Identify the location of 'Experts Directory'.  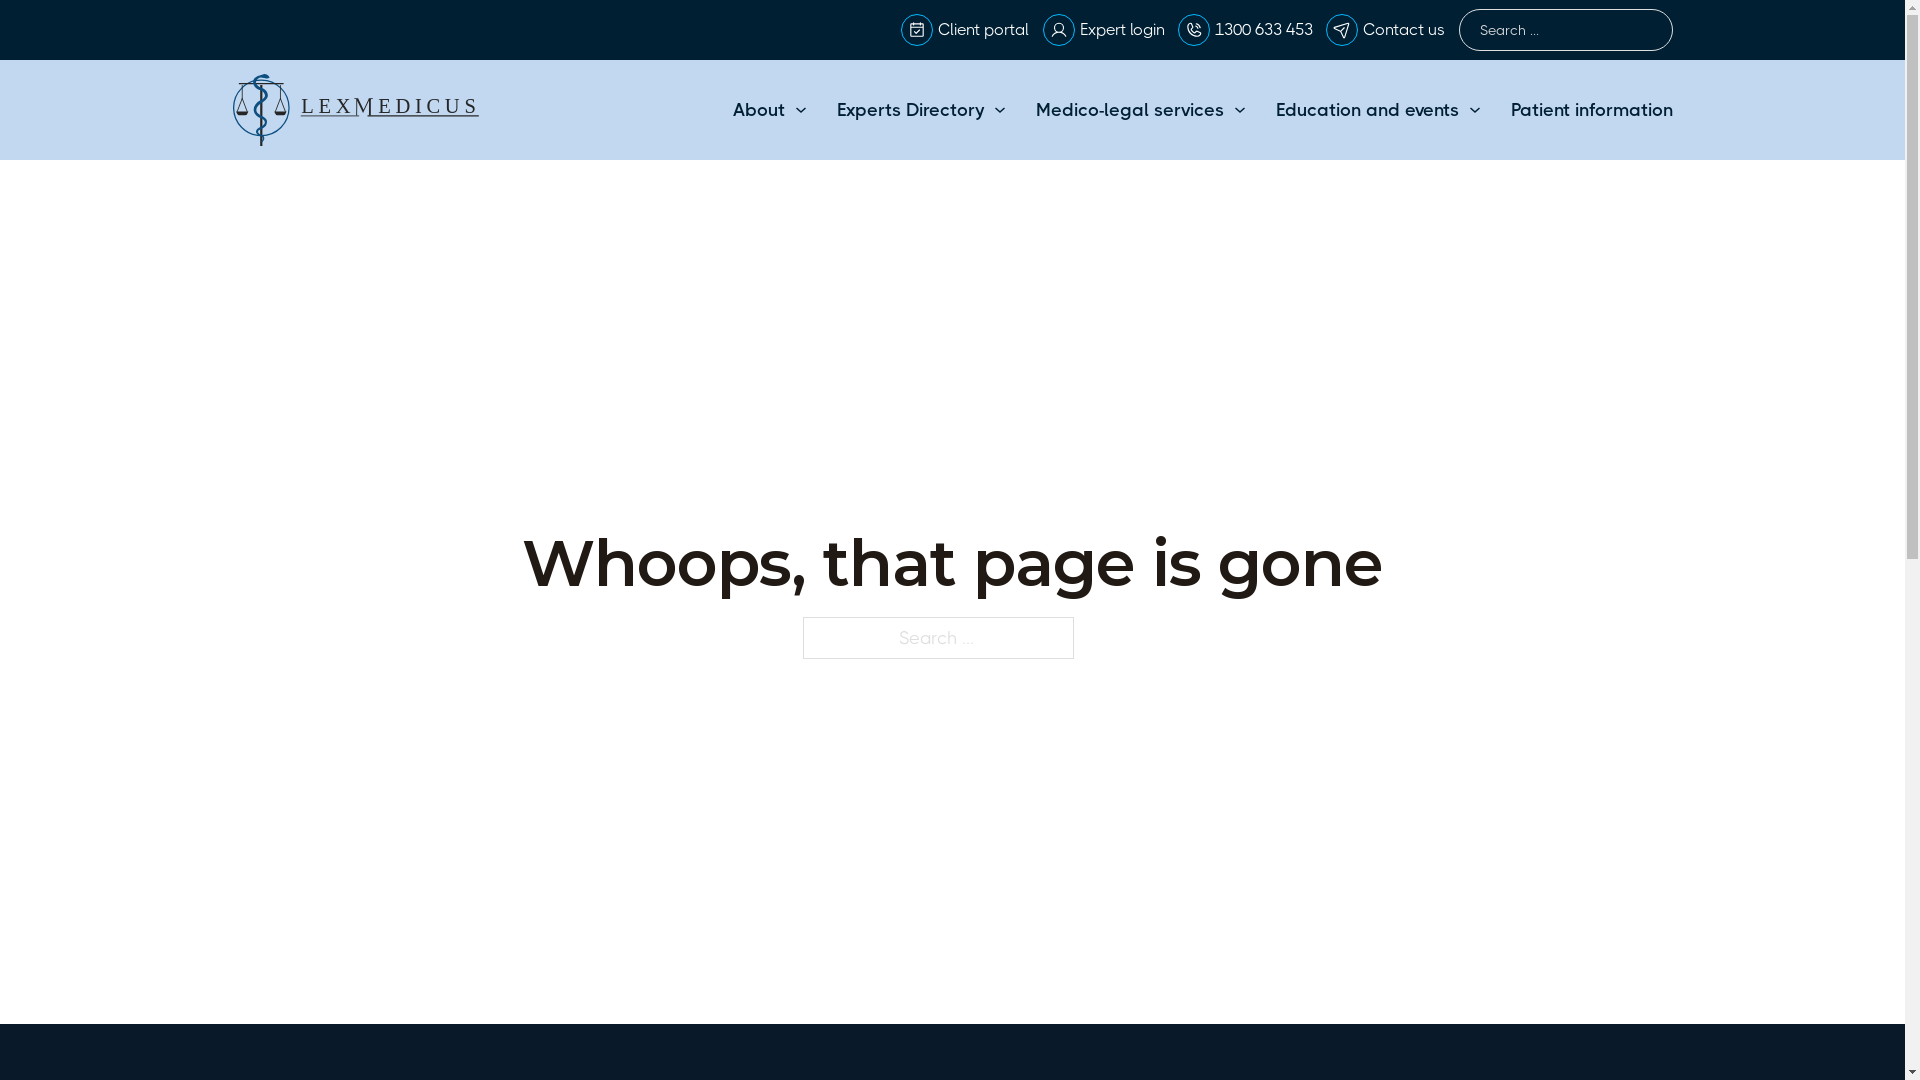
(908, 109).